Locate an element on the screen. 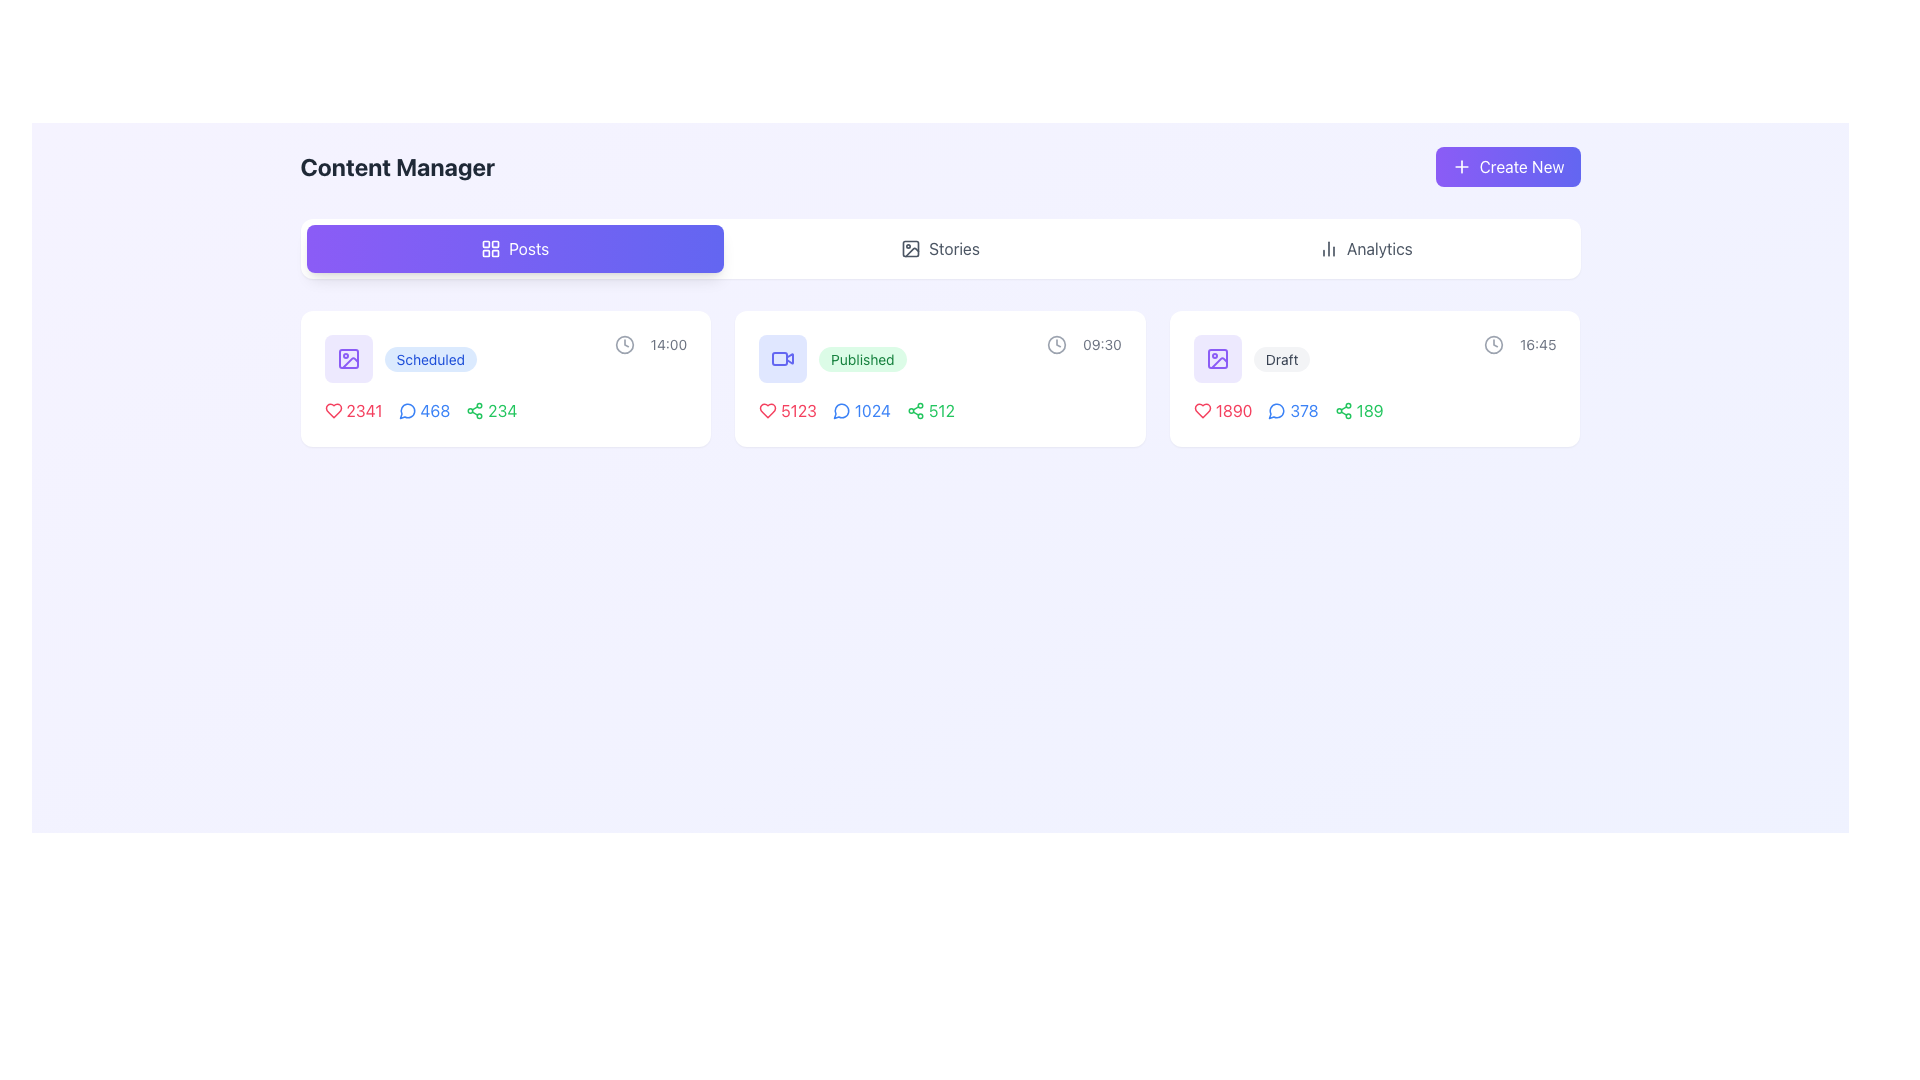 The width and height of the screenshot is (1920, 1080). the shares indicator text element located at the rightmost position among the interaction statistics under the 'Published' panel in the second post panel is located at coordinates (939, 410).